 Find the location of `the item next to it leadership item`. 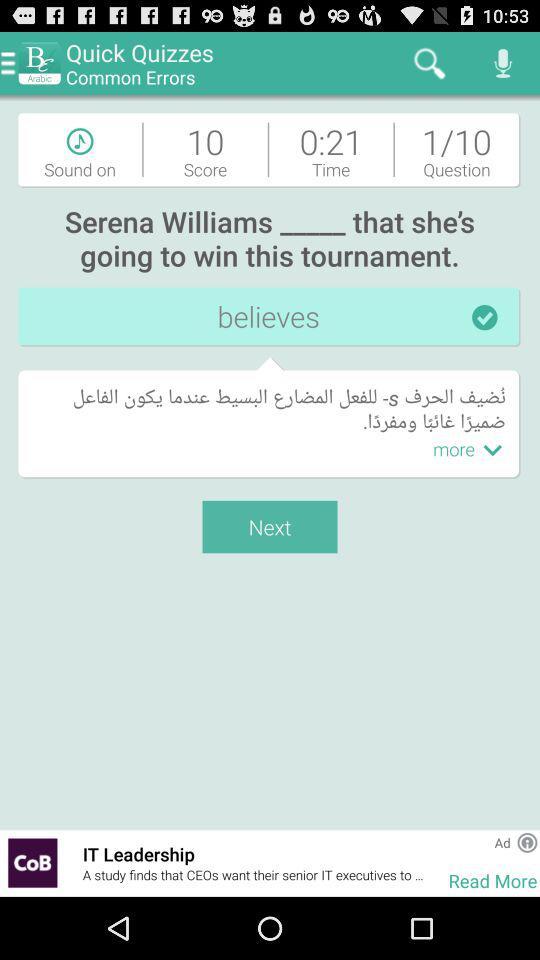

the item next to it leadership item is located at coordinates (436, 862).